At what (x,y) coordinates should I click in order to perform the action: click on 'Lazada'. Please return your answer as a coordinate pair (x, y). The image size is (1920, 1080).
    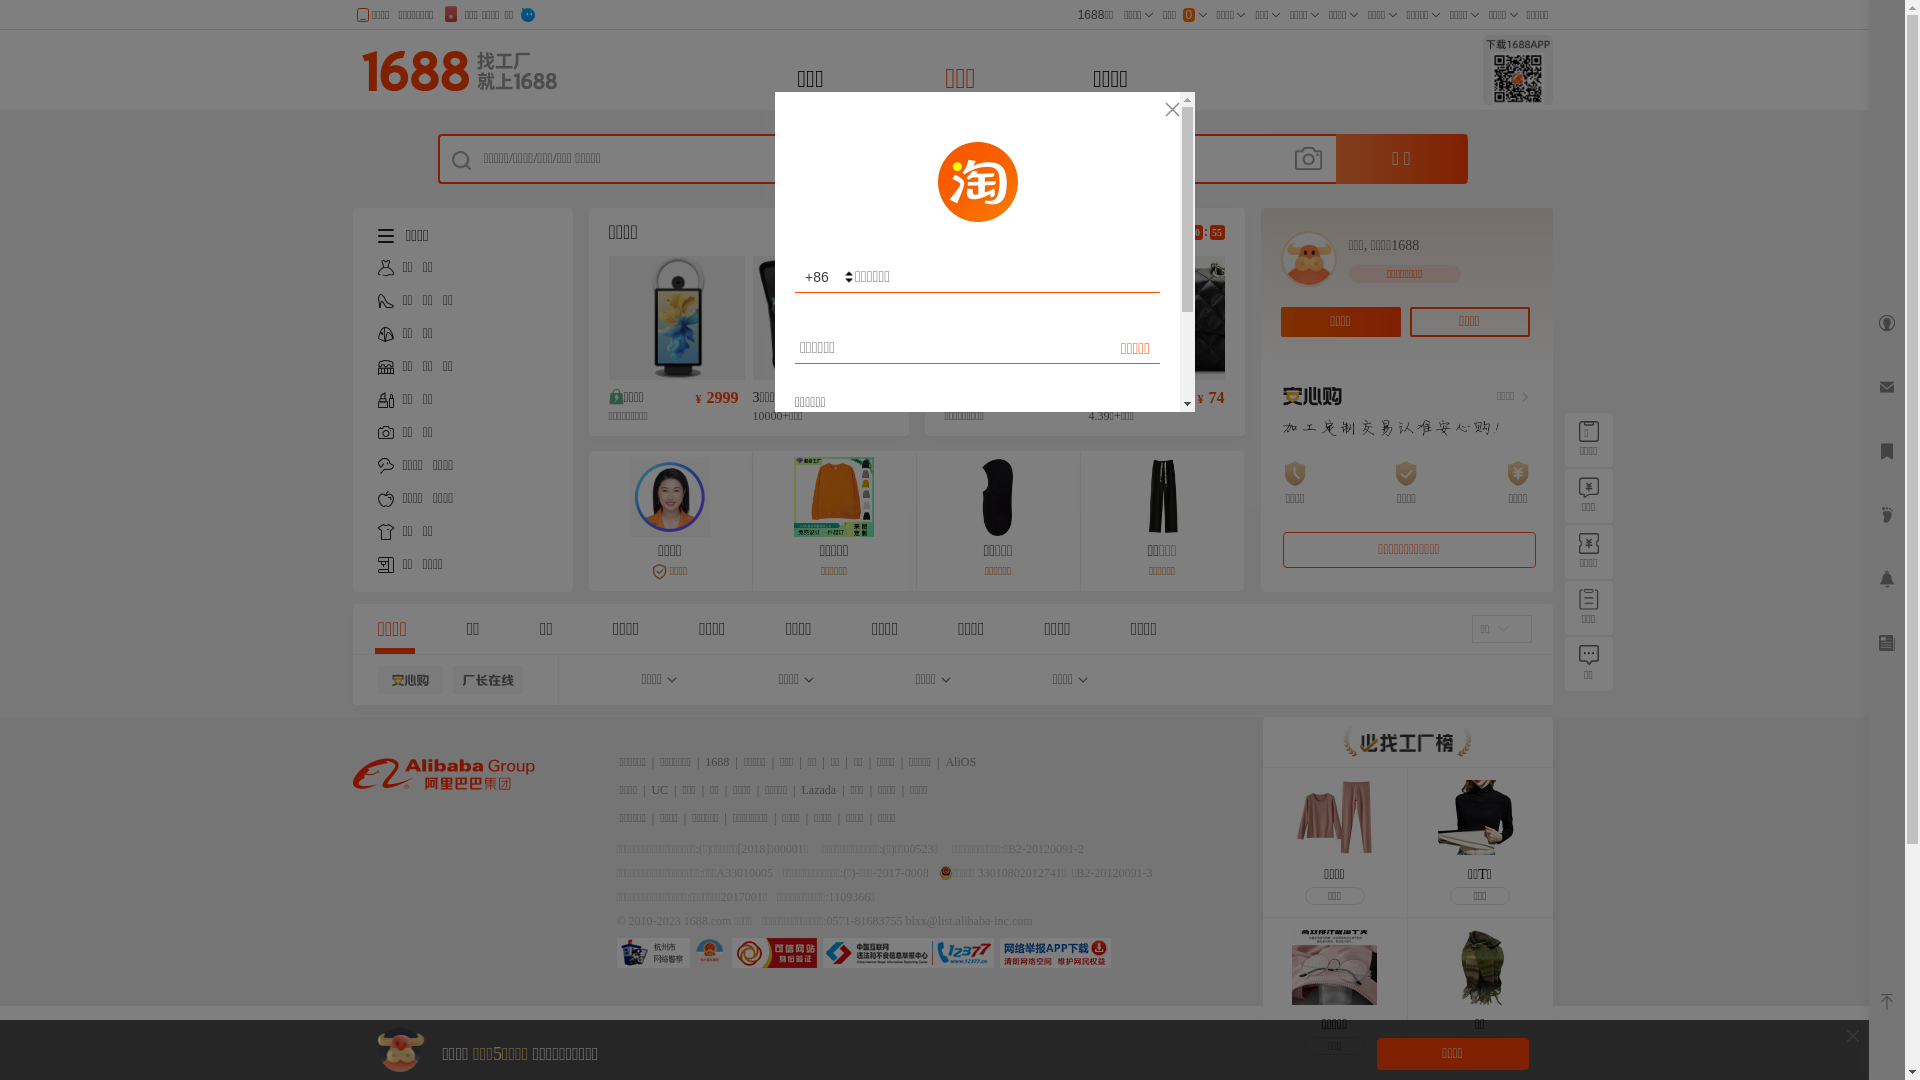
    Looking at the image, I should click on (819, 789).